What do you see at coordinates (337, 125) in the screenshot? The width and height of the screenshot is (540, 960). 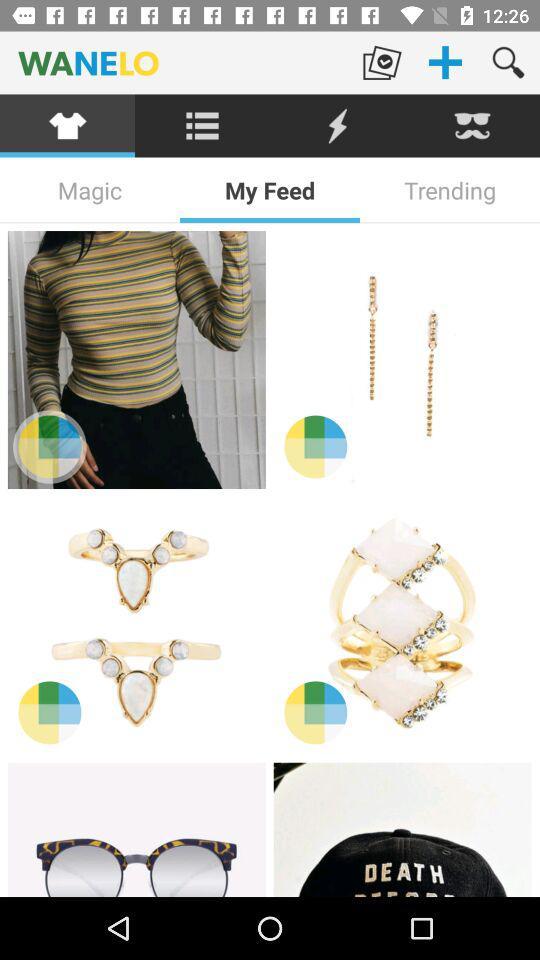 I see `the item above my feed icon` at bounding box center [337, 125].